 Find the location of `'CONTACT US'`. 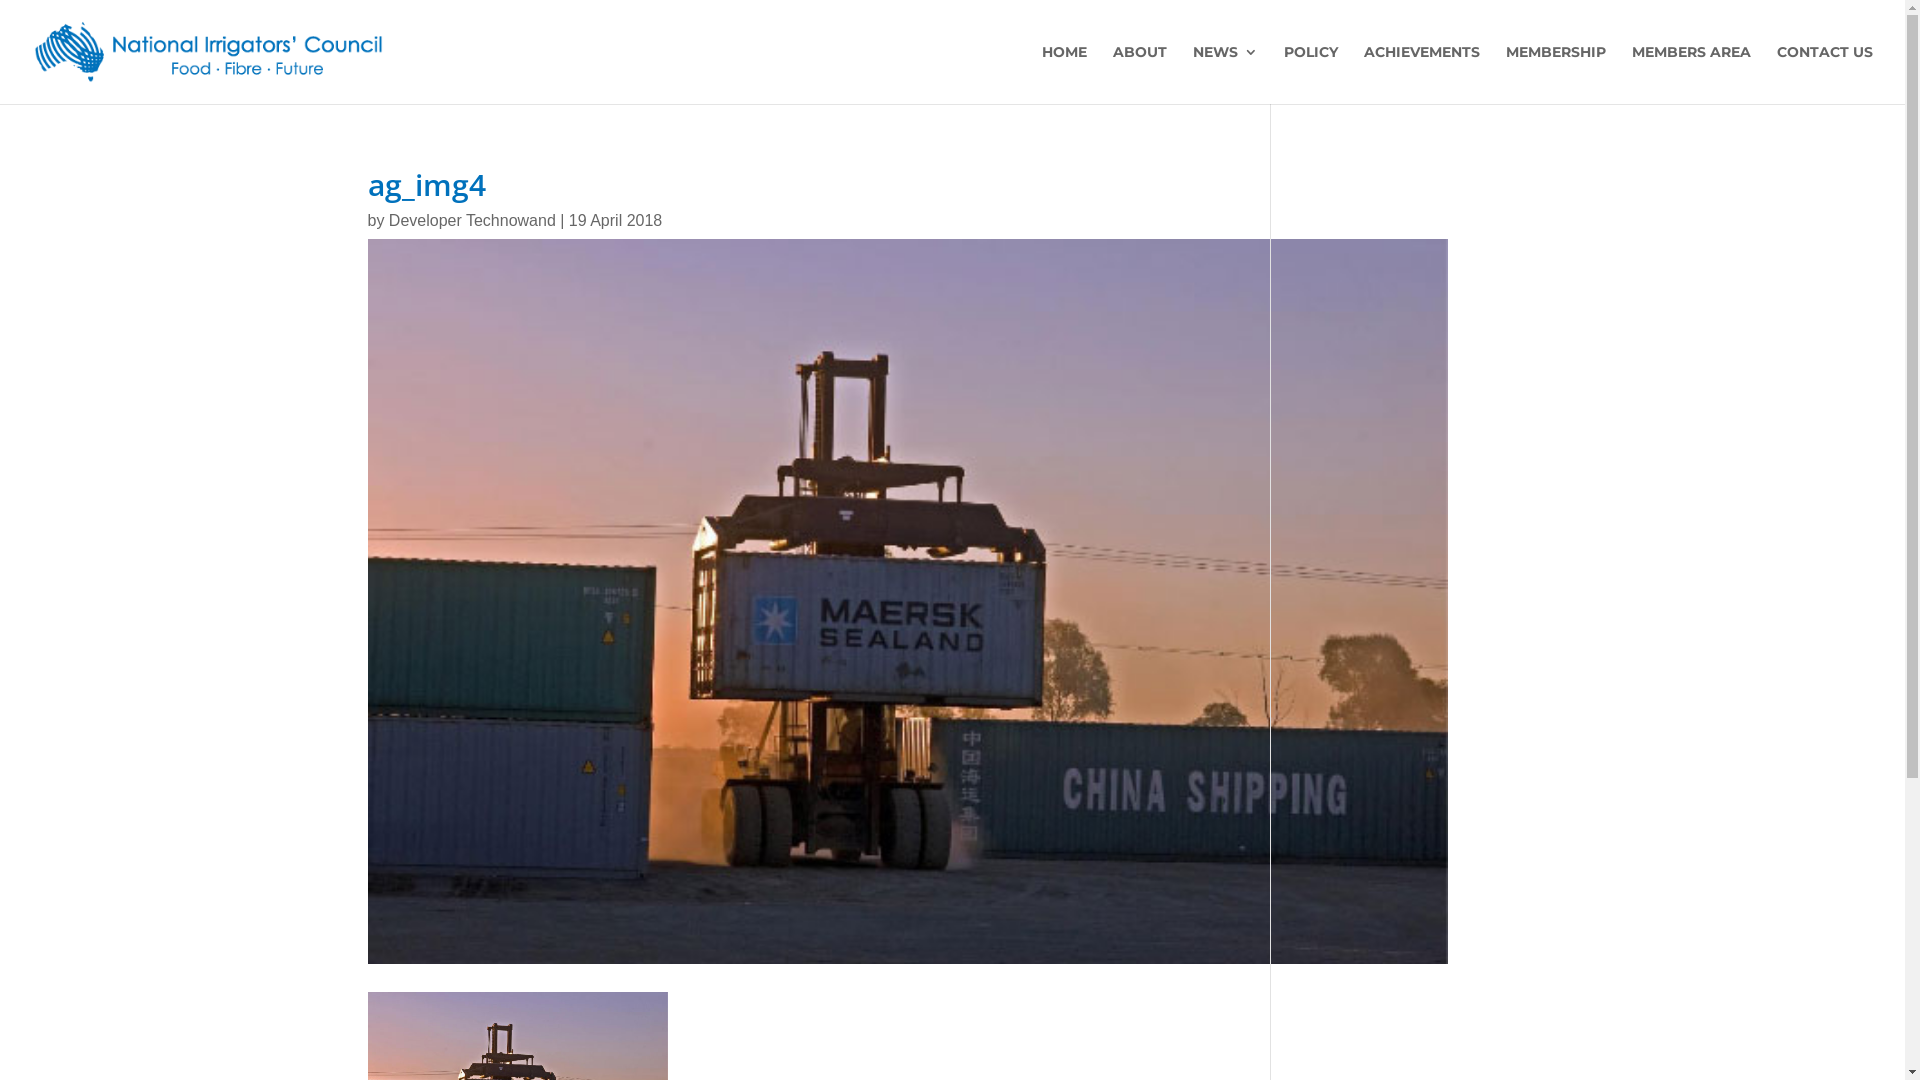

'CONTACT US' is located at coordinates (1824, 73).